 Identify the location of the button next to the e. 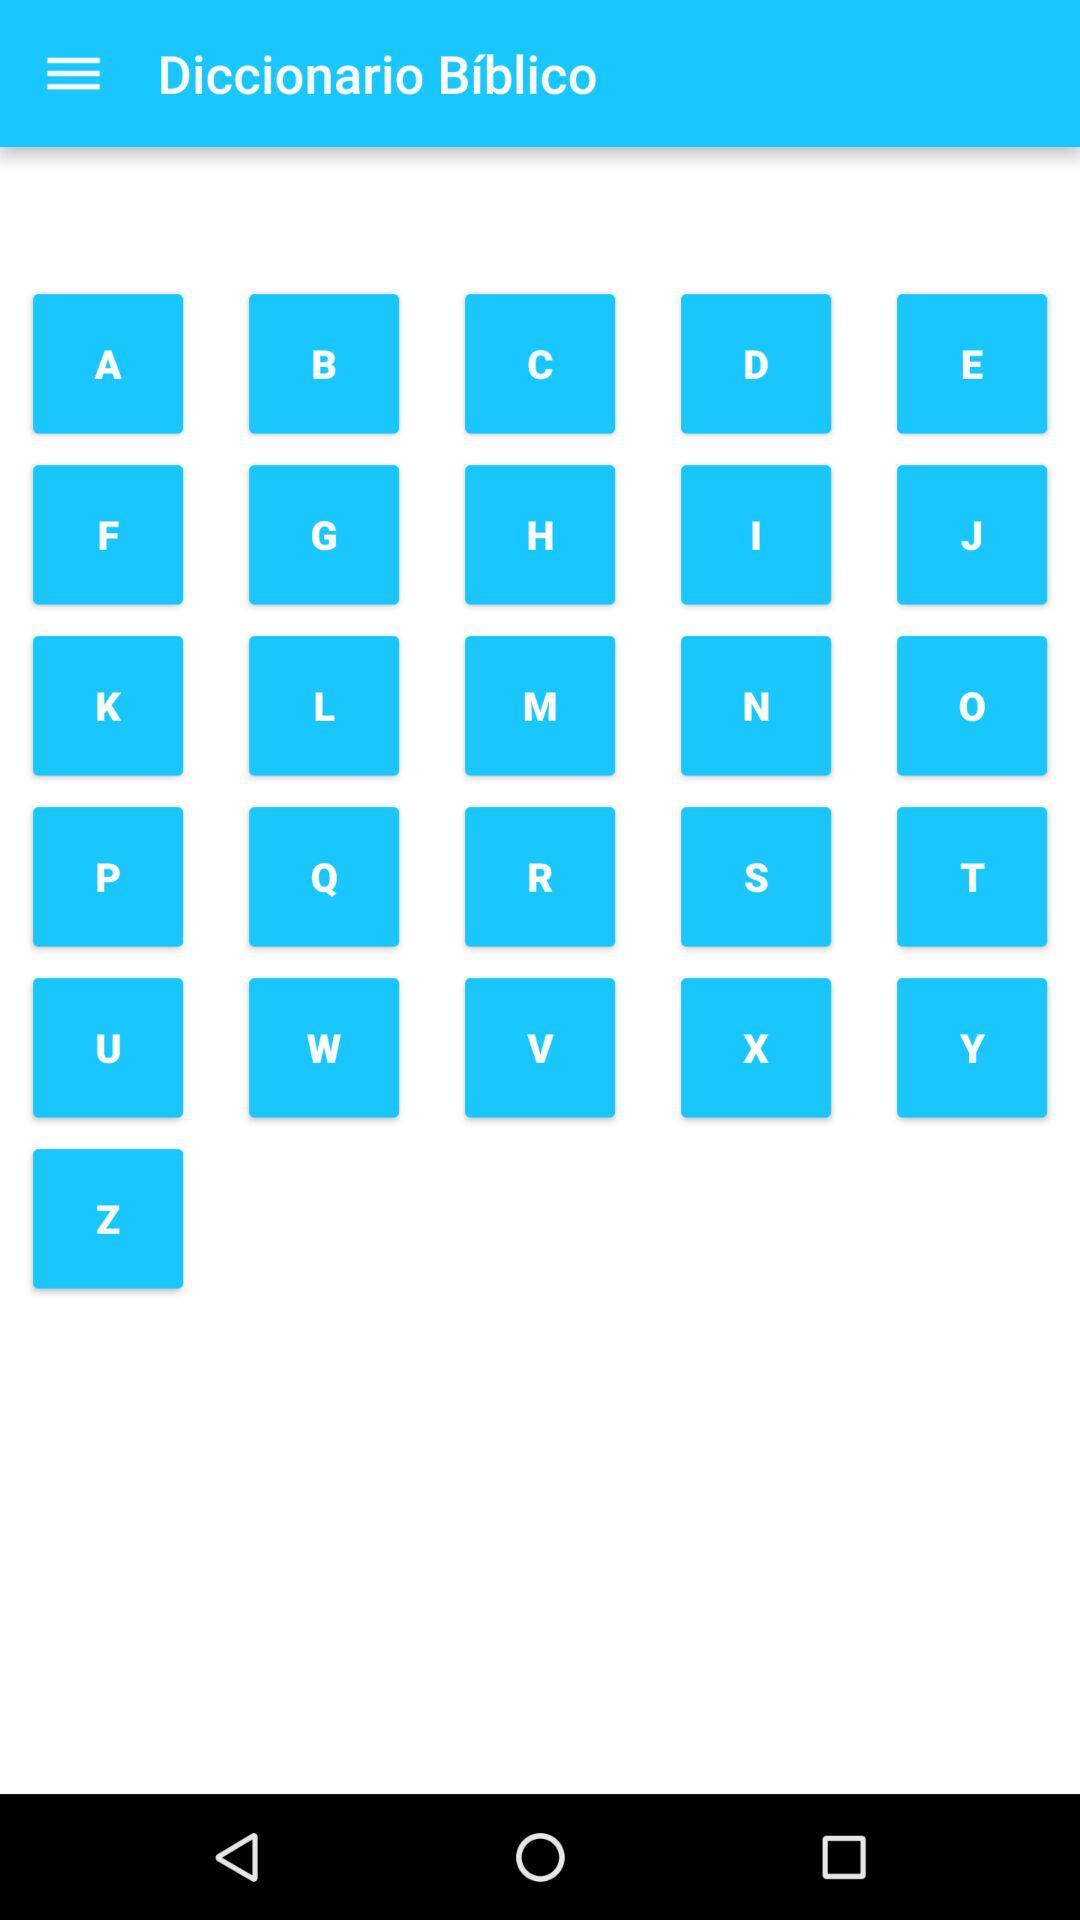
(756, 363).